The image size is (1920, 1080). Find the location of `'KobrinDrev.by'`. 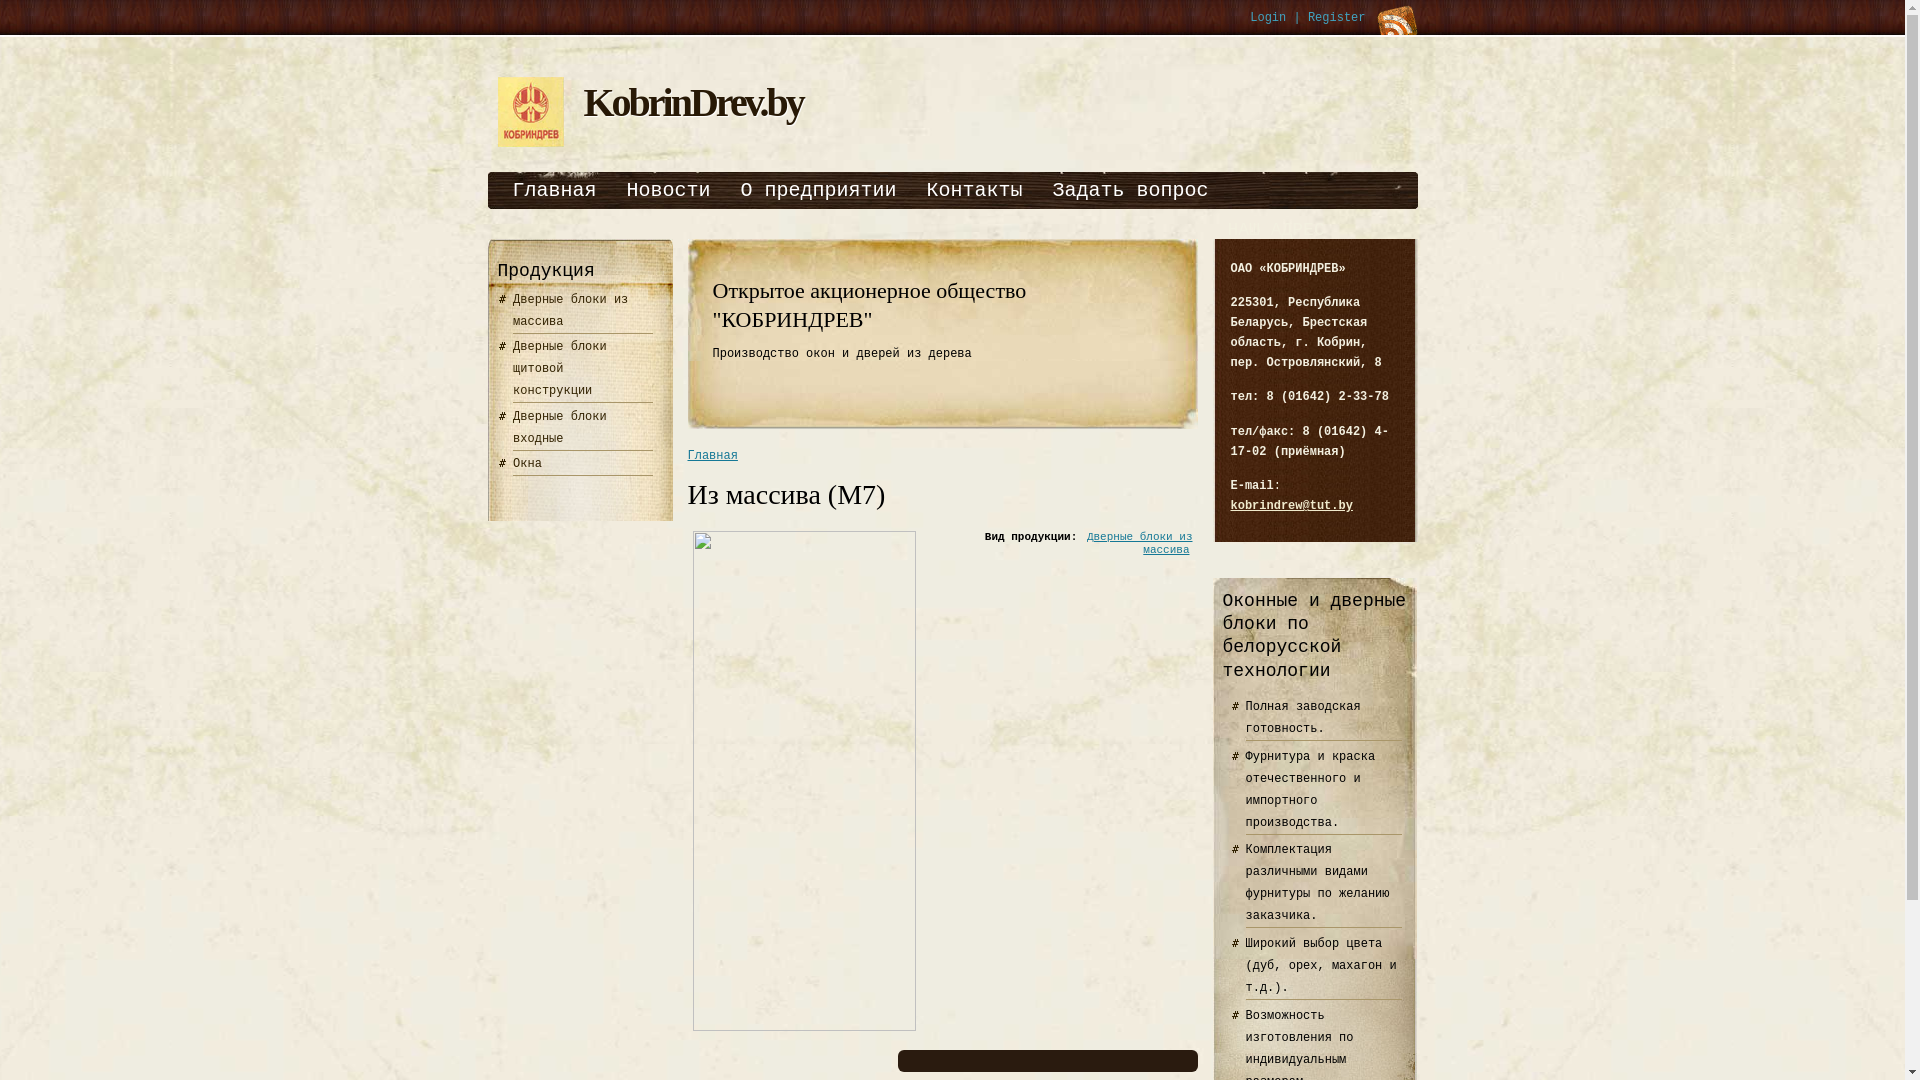

'KobrinDrev.by' is located at coordinates (693, 102).